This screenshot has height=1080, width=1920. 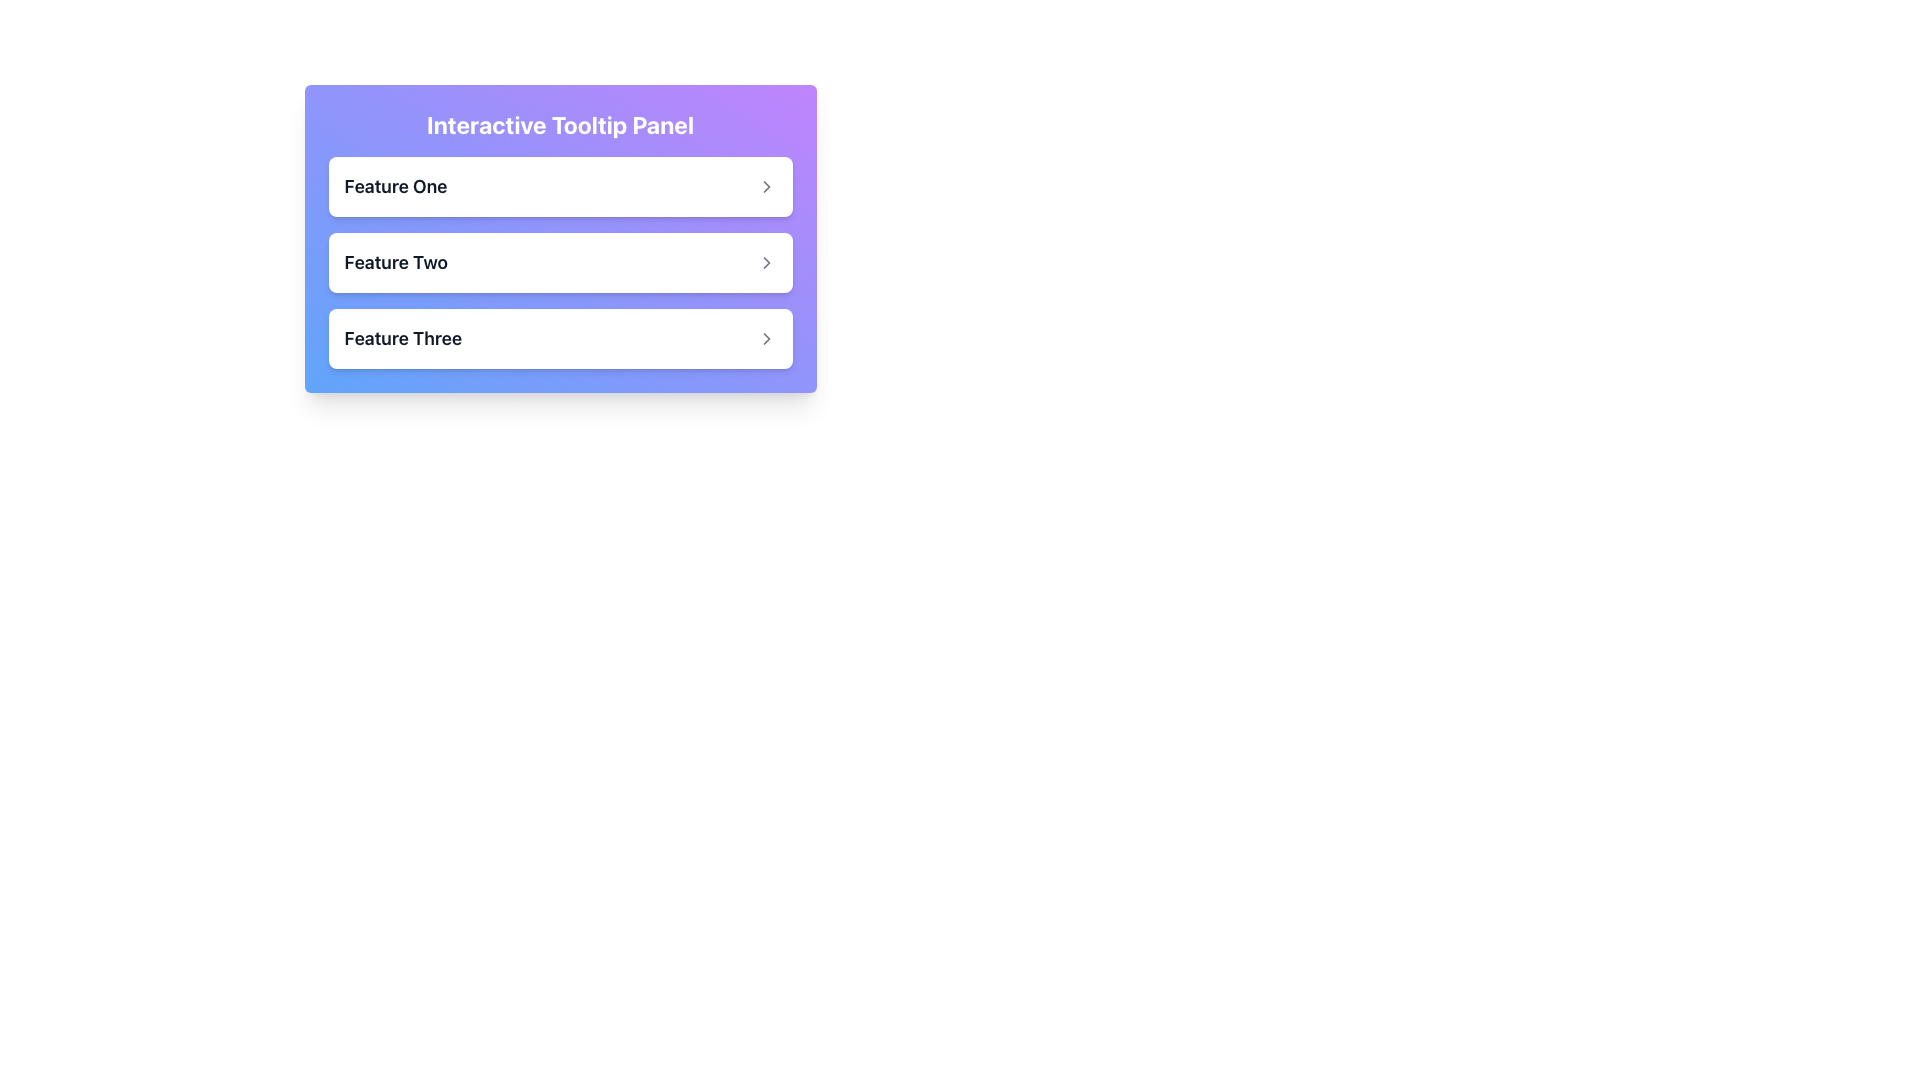 I want to click on the second button labeled 'Feature Two' in a panel with a gradient background from purple to blue, so click(x=560, y=238).